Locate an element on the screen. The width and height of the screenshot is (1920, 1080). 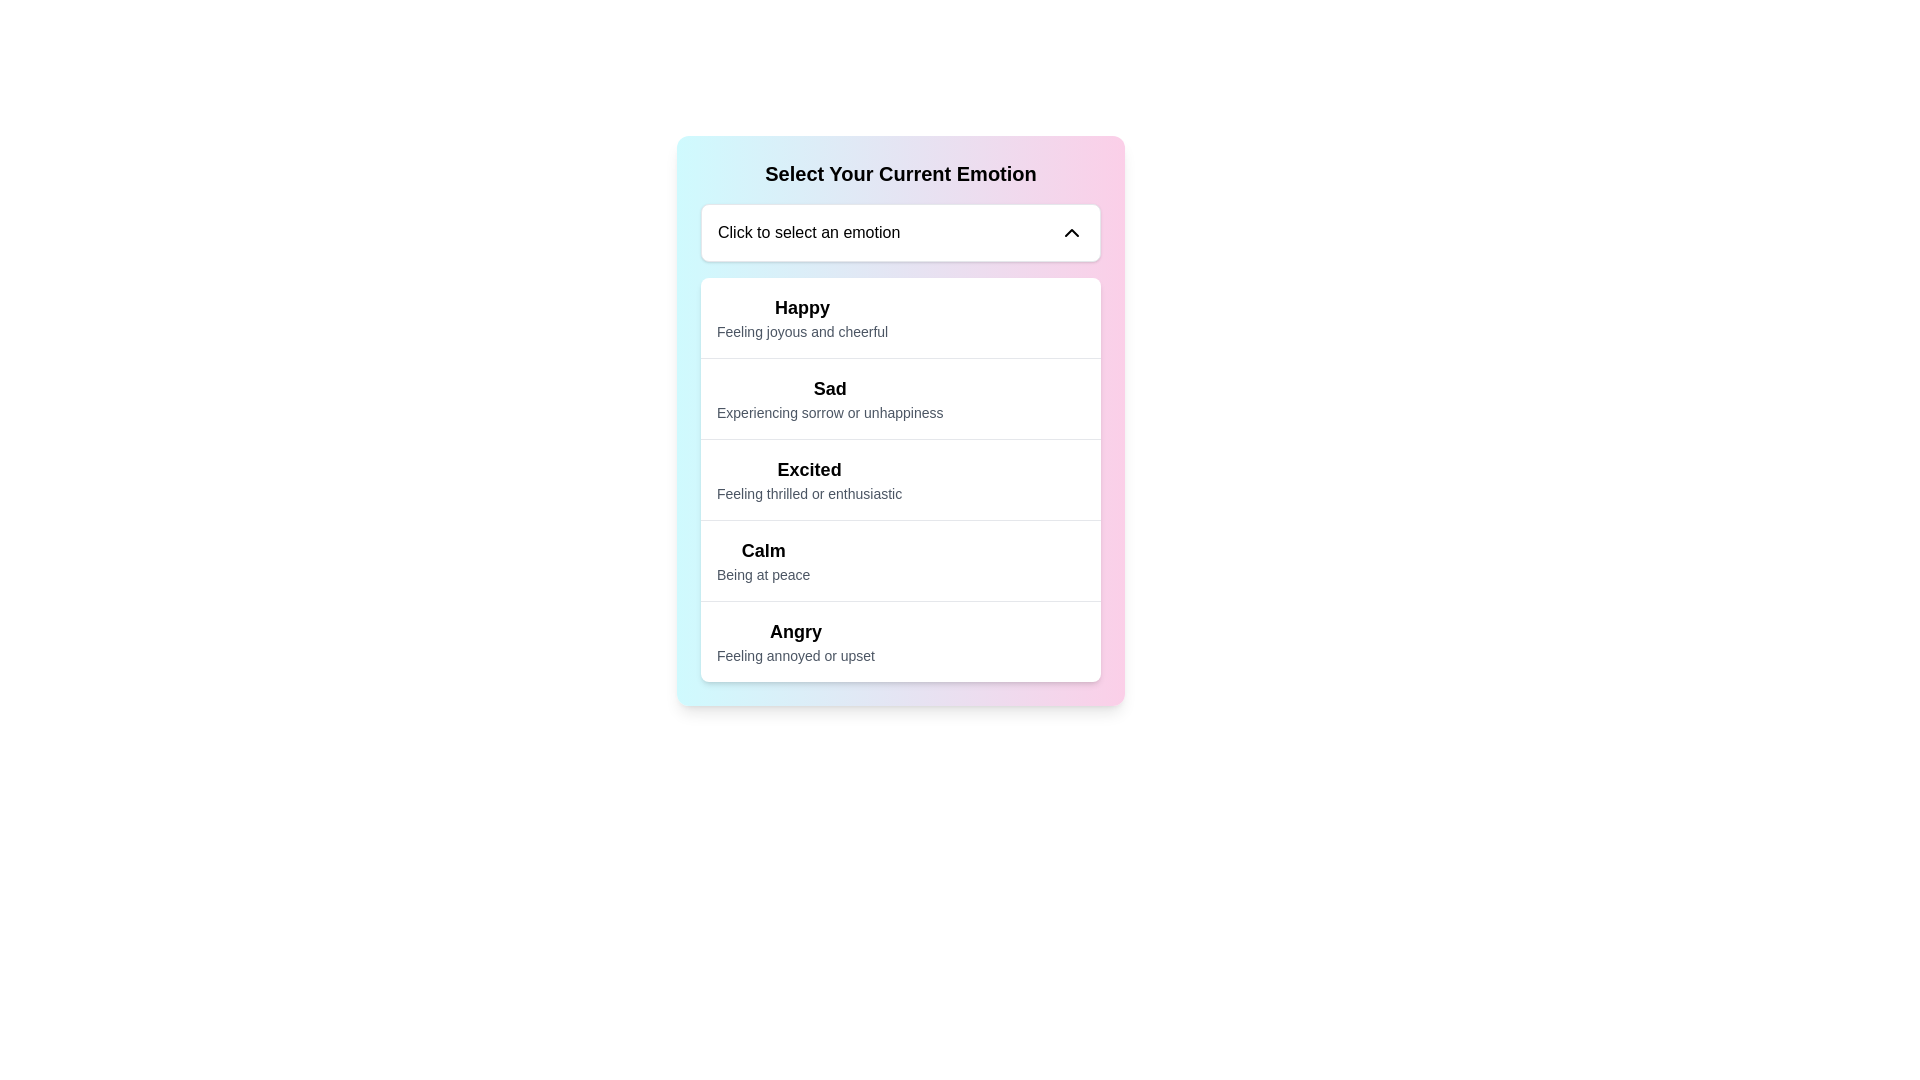
the 'Sad' emotion option in the list under the 'Select Your Current Emotion' dropdown is located at coordinates (830, 398).